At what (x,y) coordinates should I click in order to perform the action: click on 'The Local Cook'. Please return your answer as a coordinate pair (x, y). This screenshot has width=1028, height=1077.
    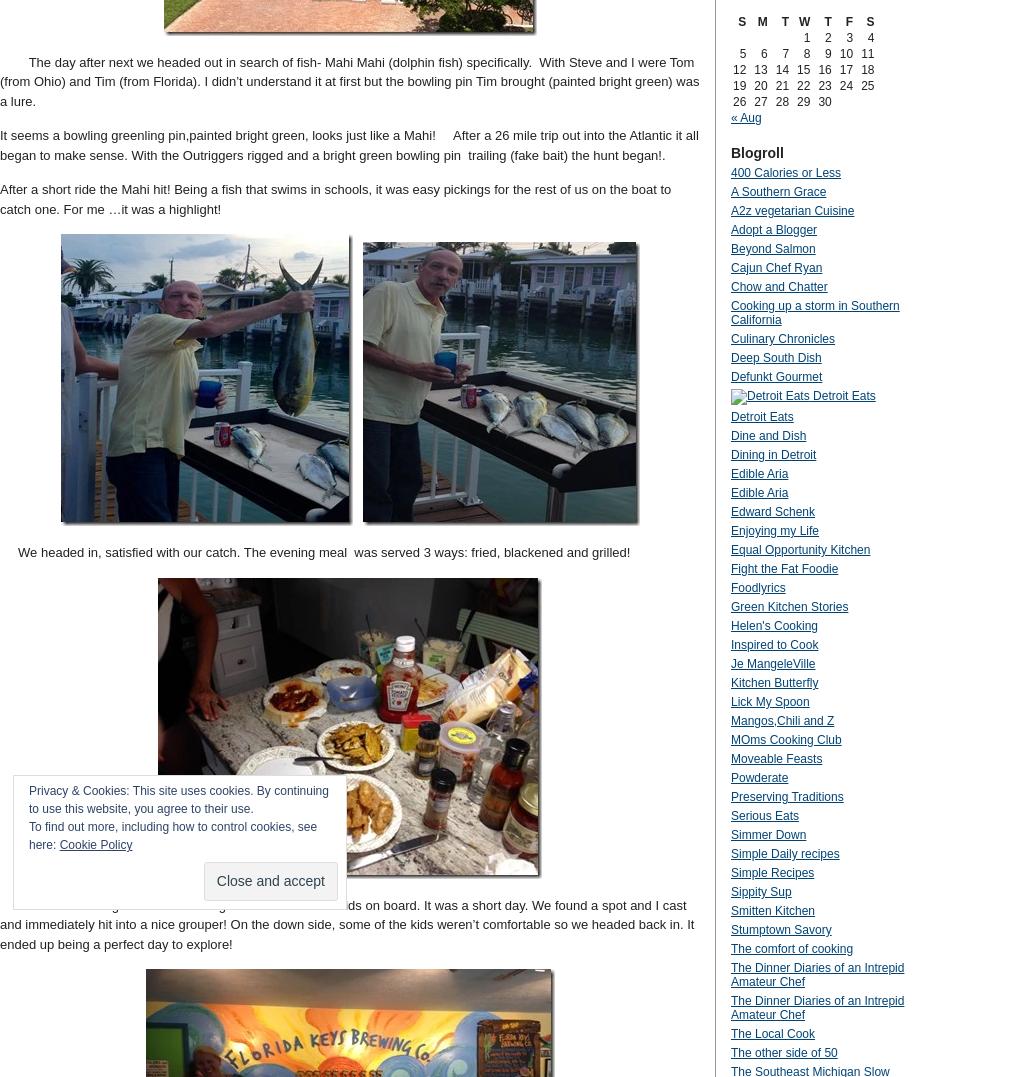
    Looking at the image, I should click on (772, 1033).